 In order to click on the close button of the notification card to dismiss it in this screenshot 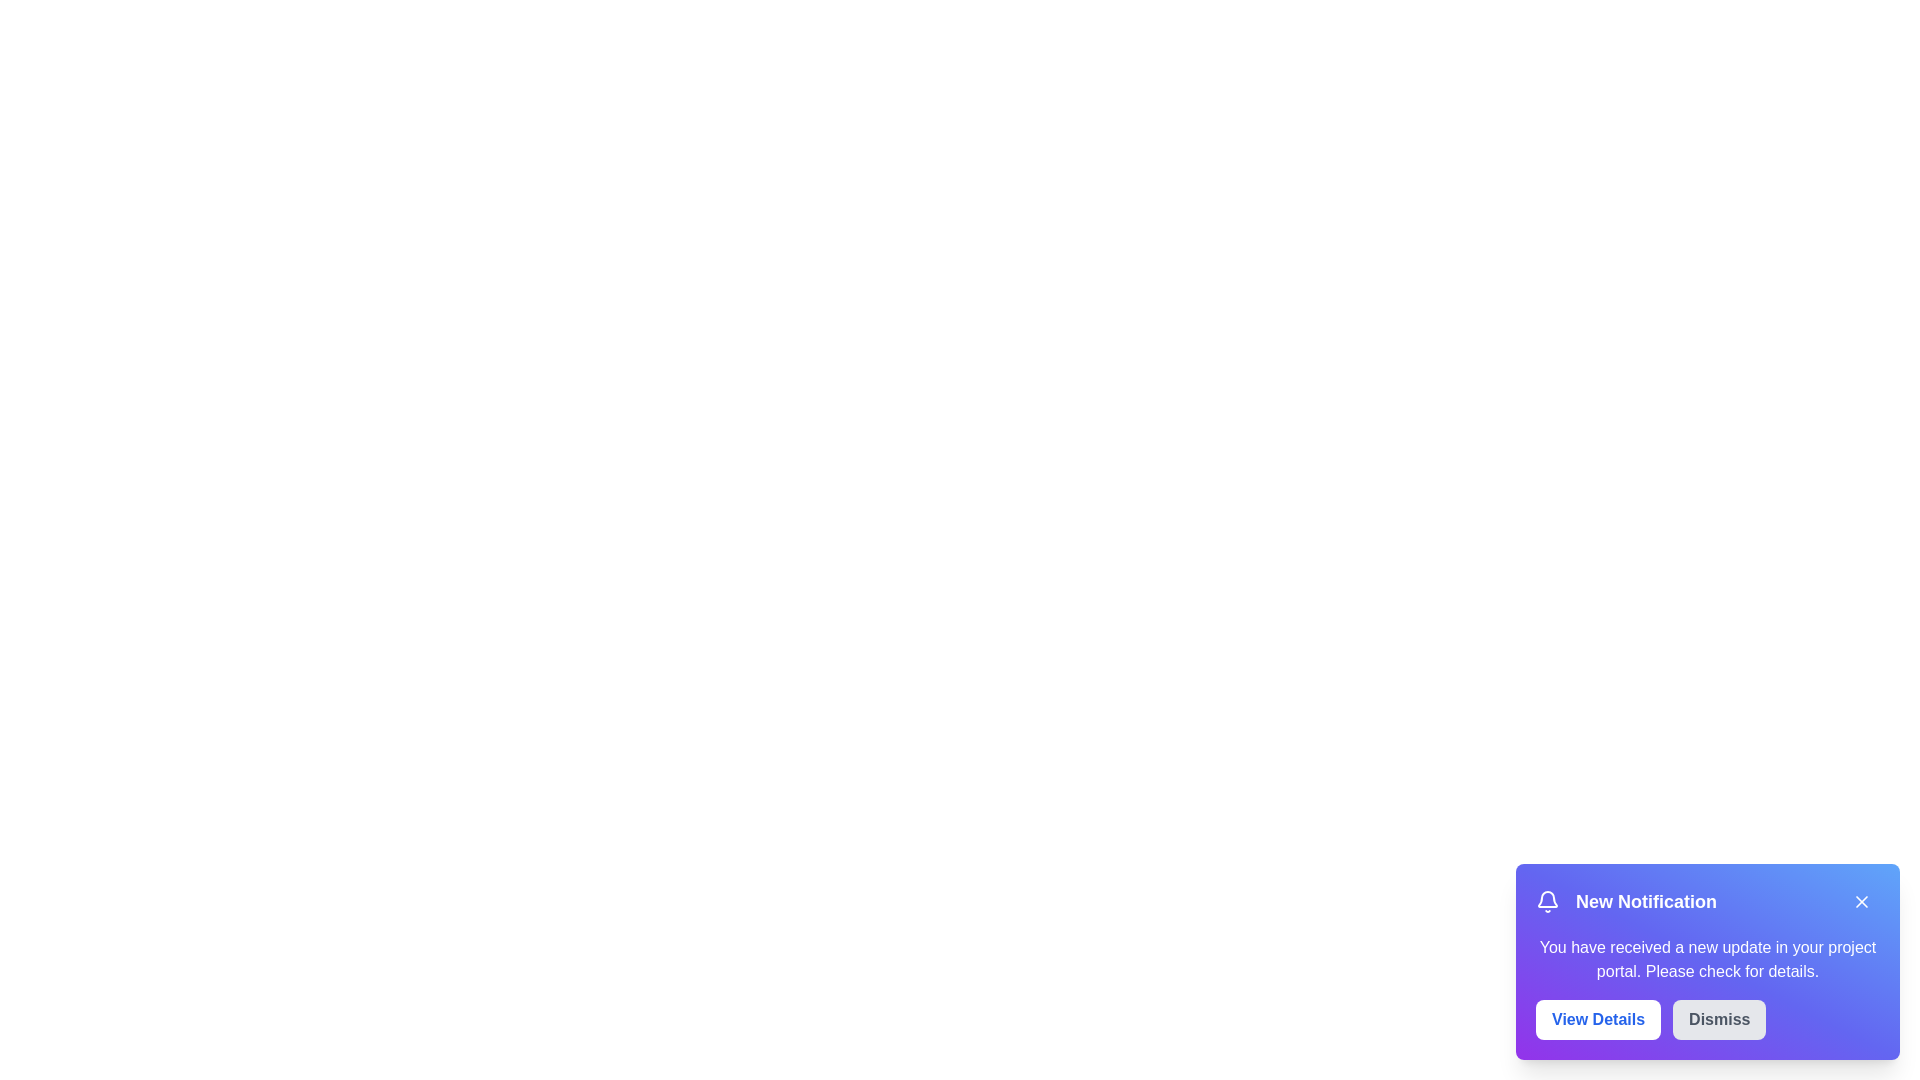, I will do `click(1861, 902)`.